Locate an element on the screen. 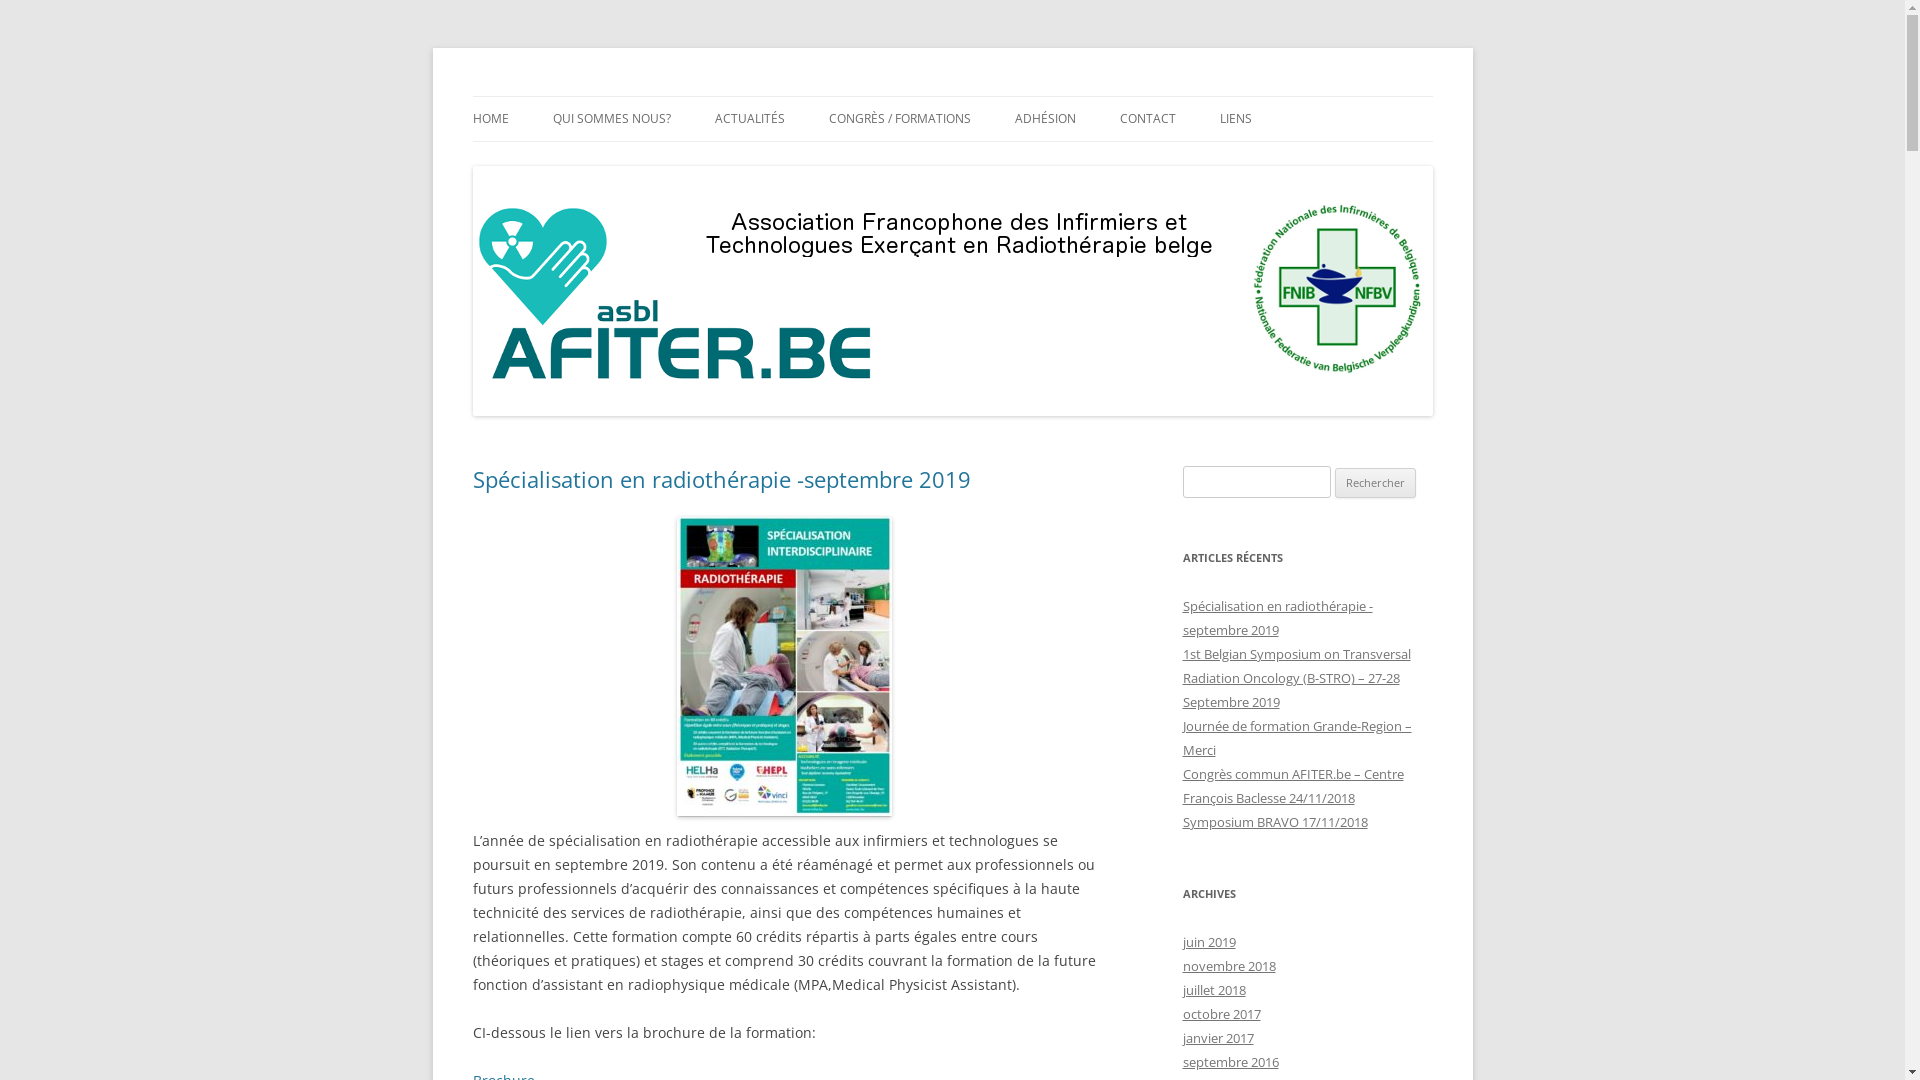 The width and height of the screenshot is (1920, 1080). 'LIENS' is located at coordinates (1235, 119).